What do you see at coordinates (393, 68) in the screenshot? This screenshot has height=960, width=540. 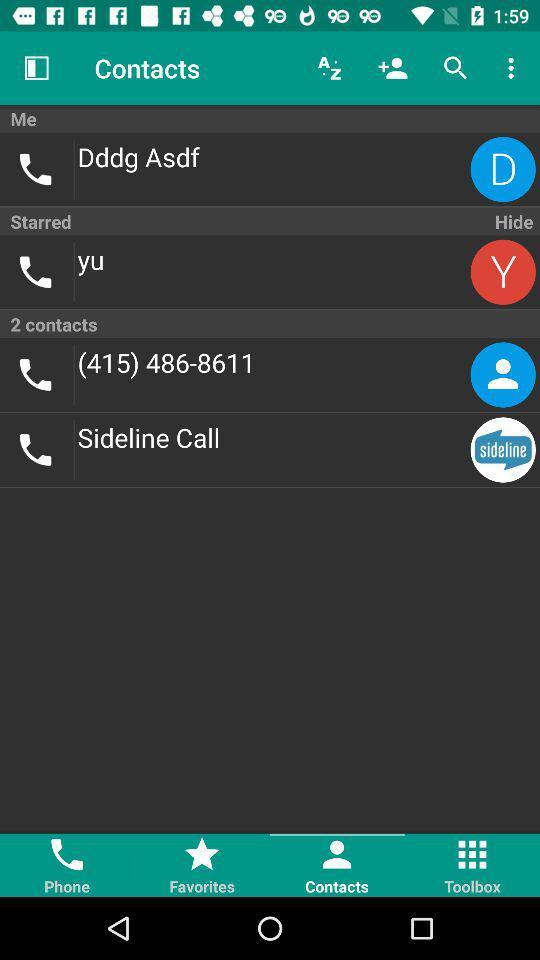 I see `item above the me item` at bounding box center [393, 68].